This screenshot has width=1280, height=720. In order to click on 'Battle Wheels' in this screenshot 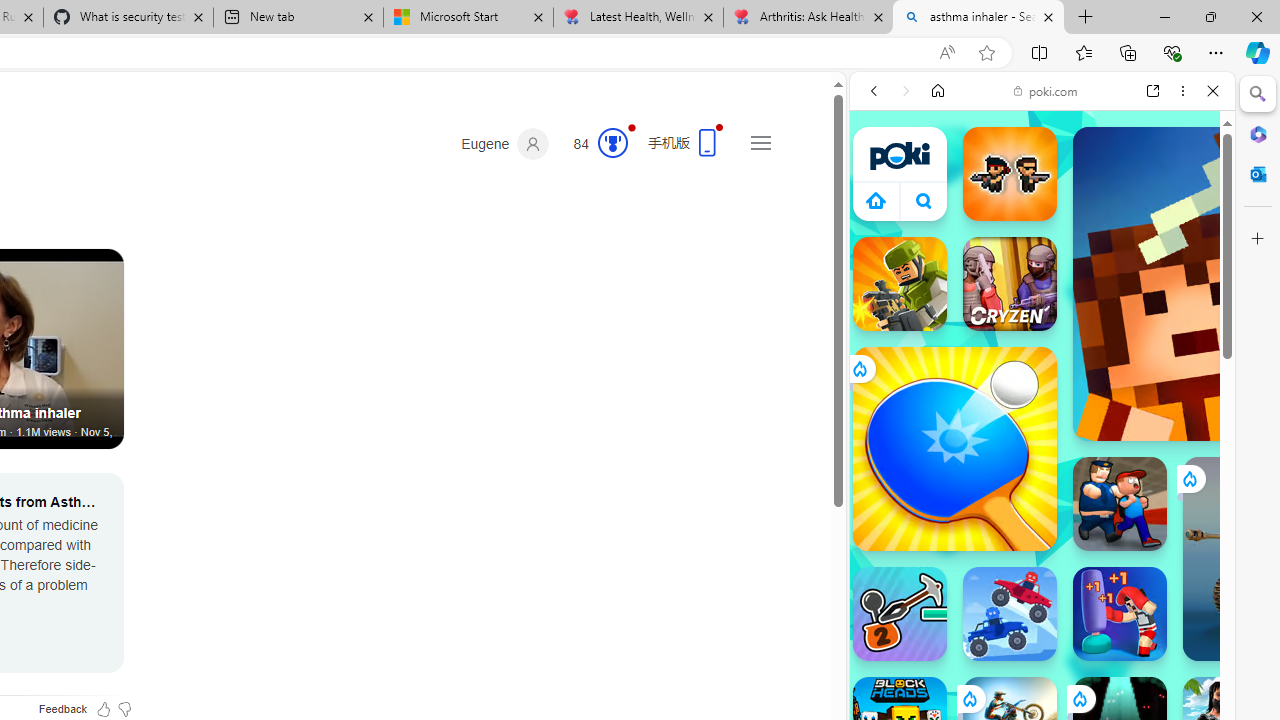, I will do `click(1009, 613)`.